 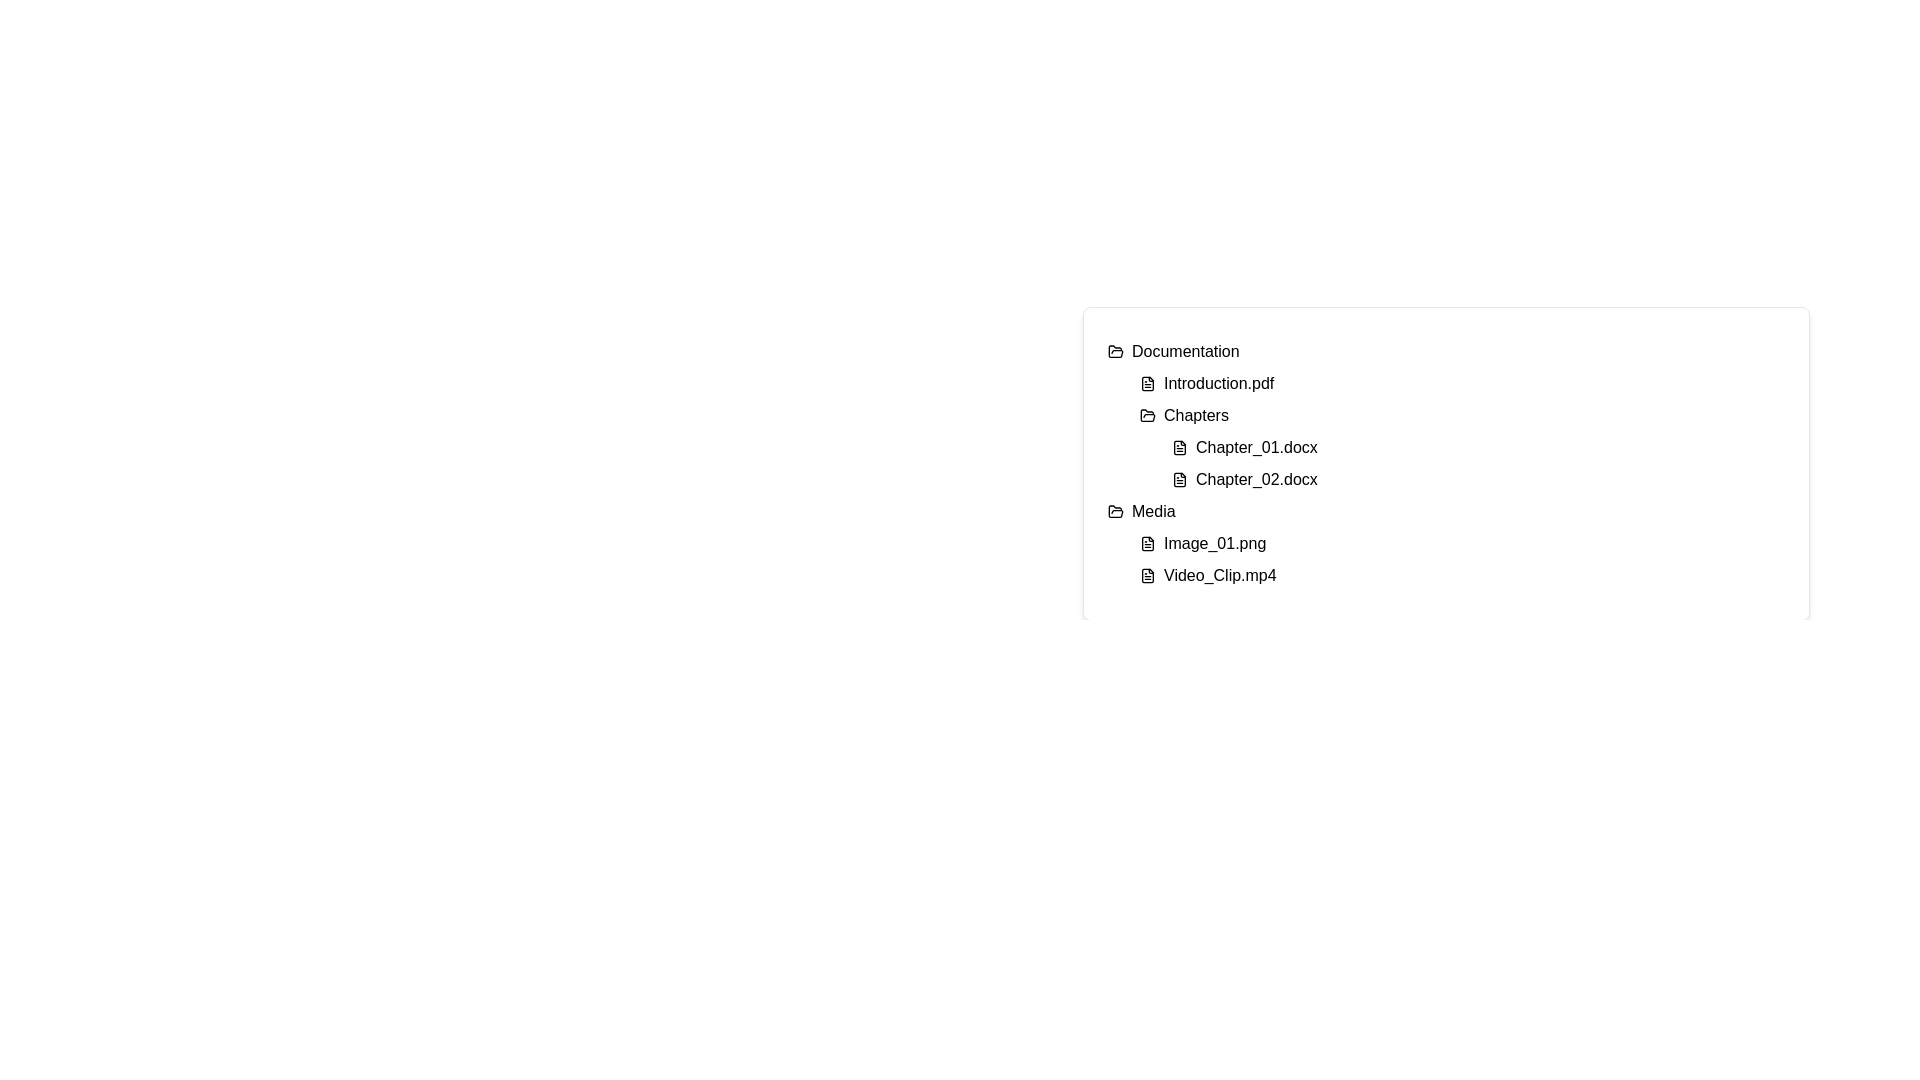 What do you see at coordinates (1446, 511) in the screenshot?
I see `the 'Media' folder item` at bounding box center [1446, 511].